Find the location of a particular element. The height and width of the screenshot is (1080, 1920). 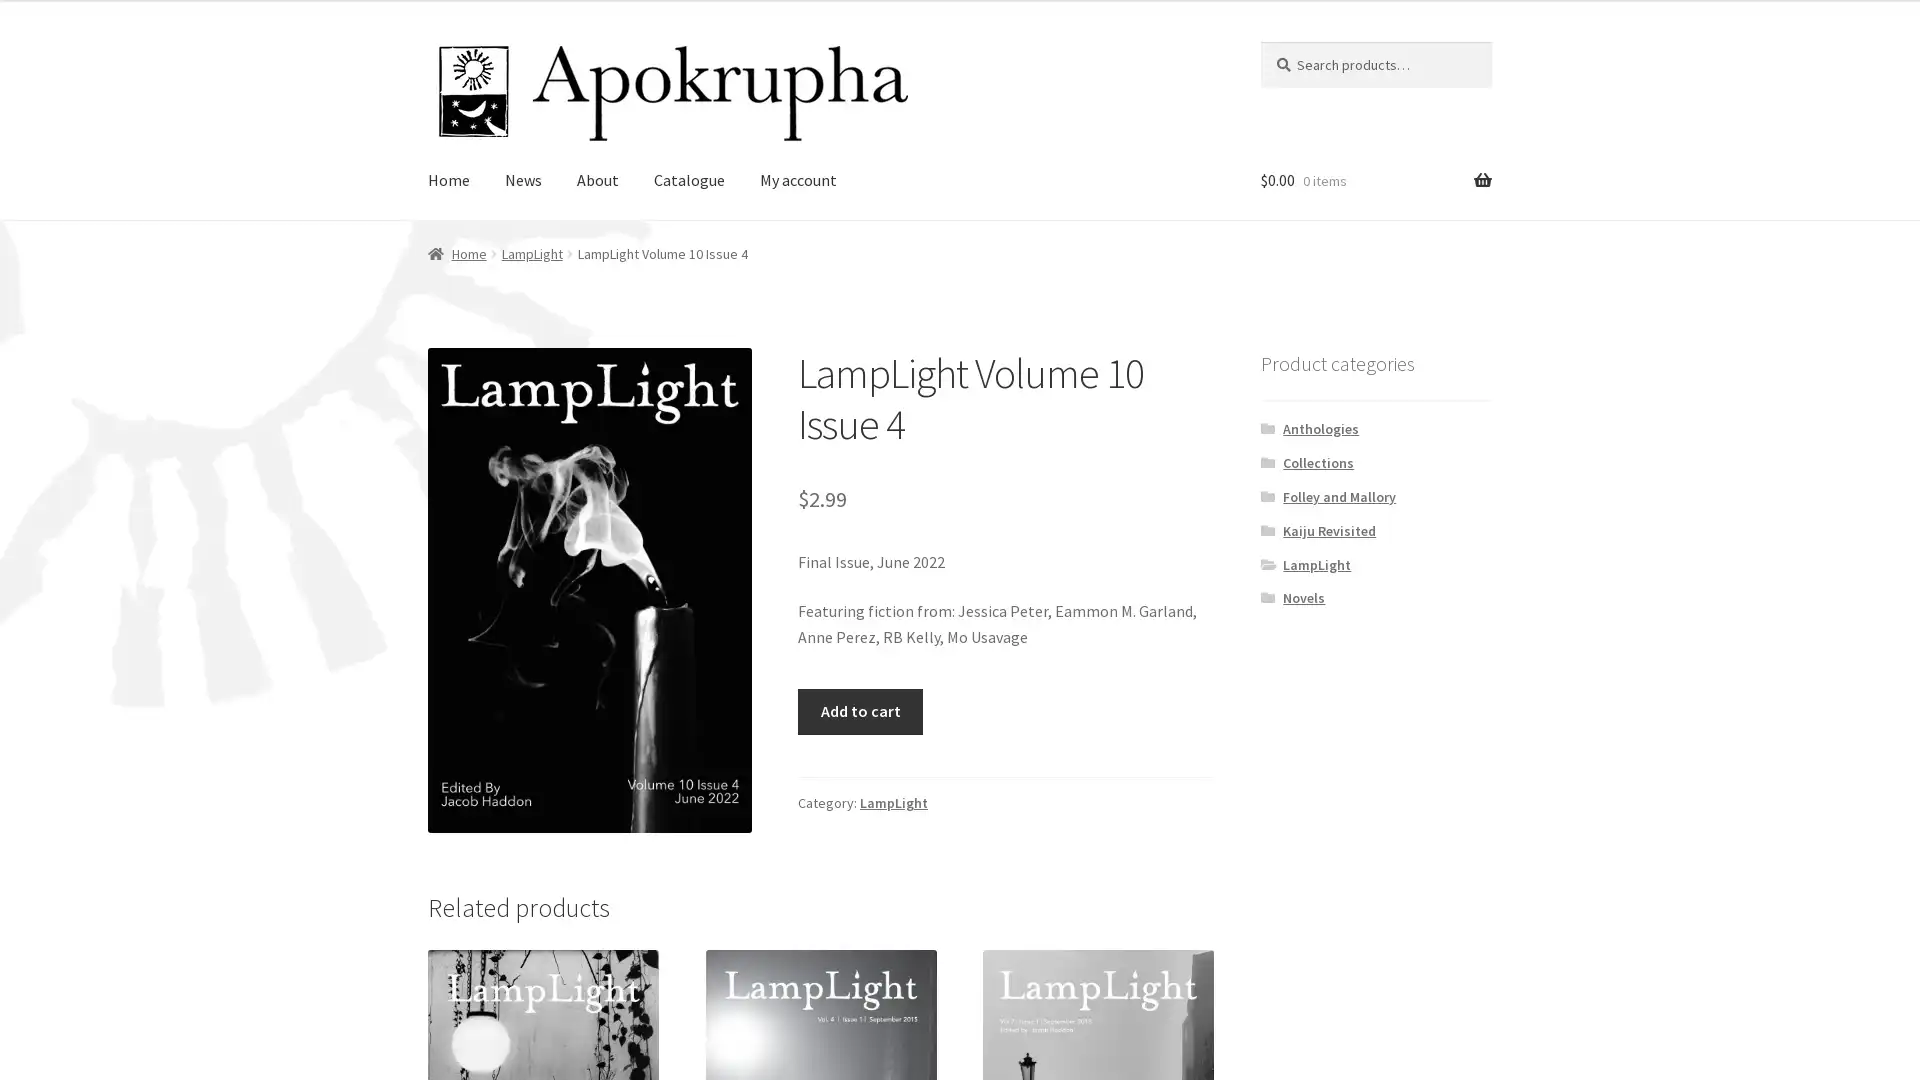

Add to cart is located at coordinates (860, 710).